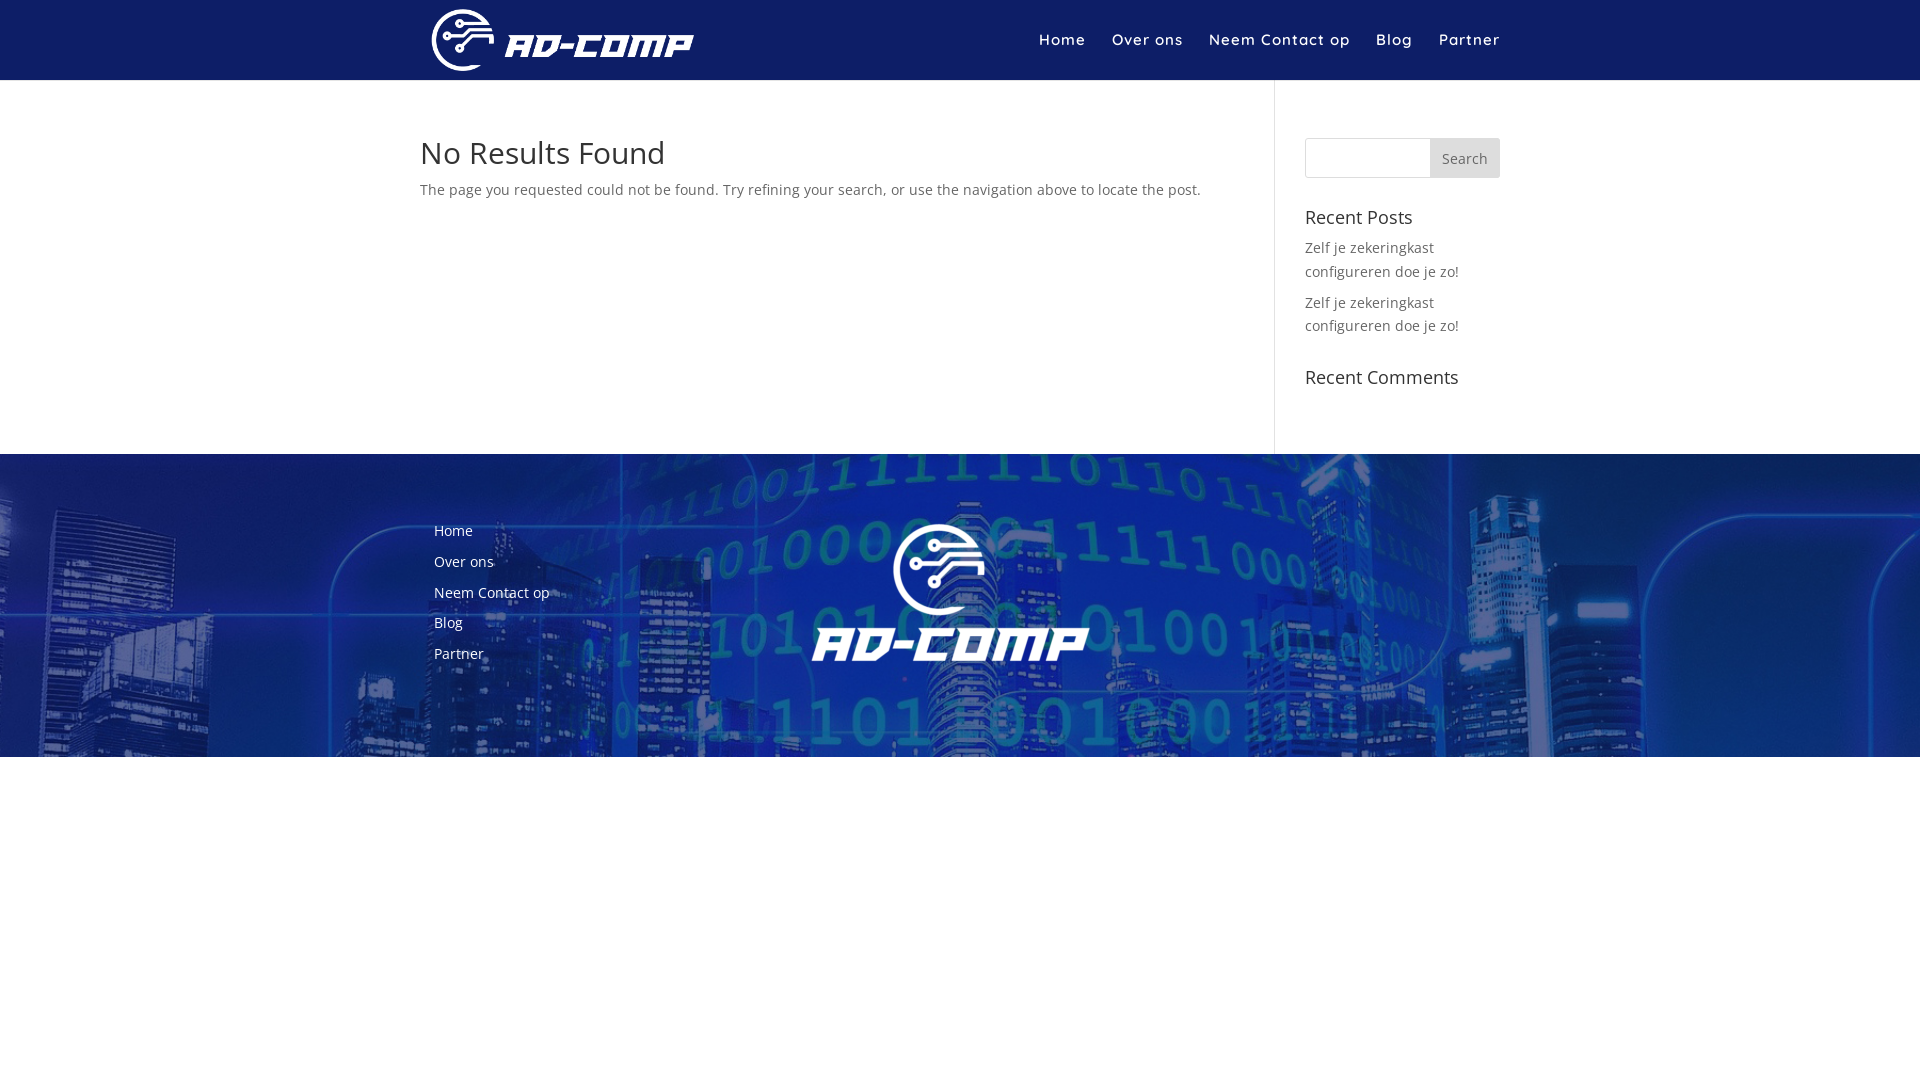 This screenshot has width=1920, height=1080. I want to click on 'Home', so click(1061, 55).